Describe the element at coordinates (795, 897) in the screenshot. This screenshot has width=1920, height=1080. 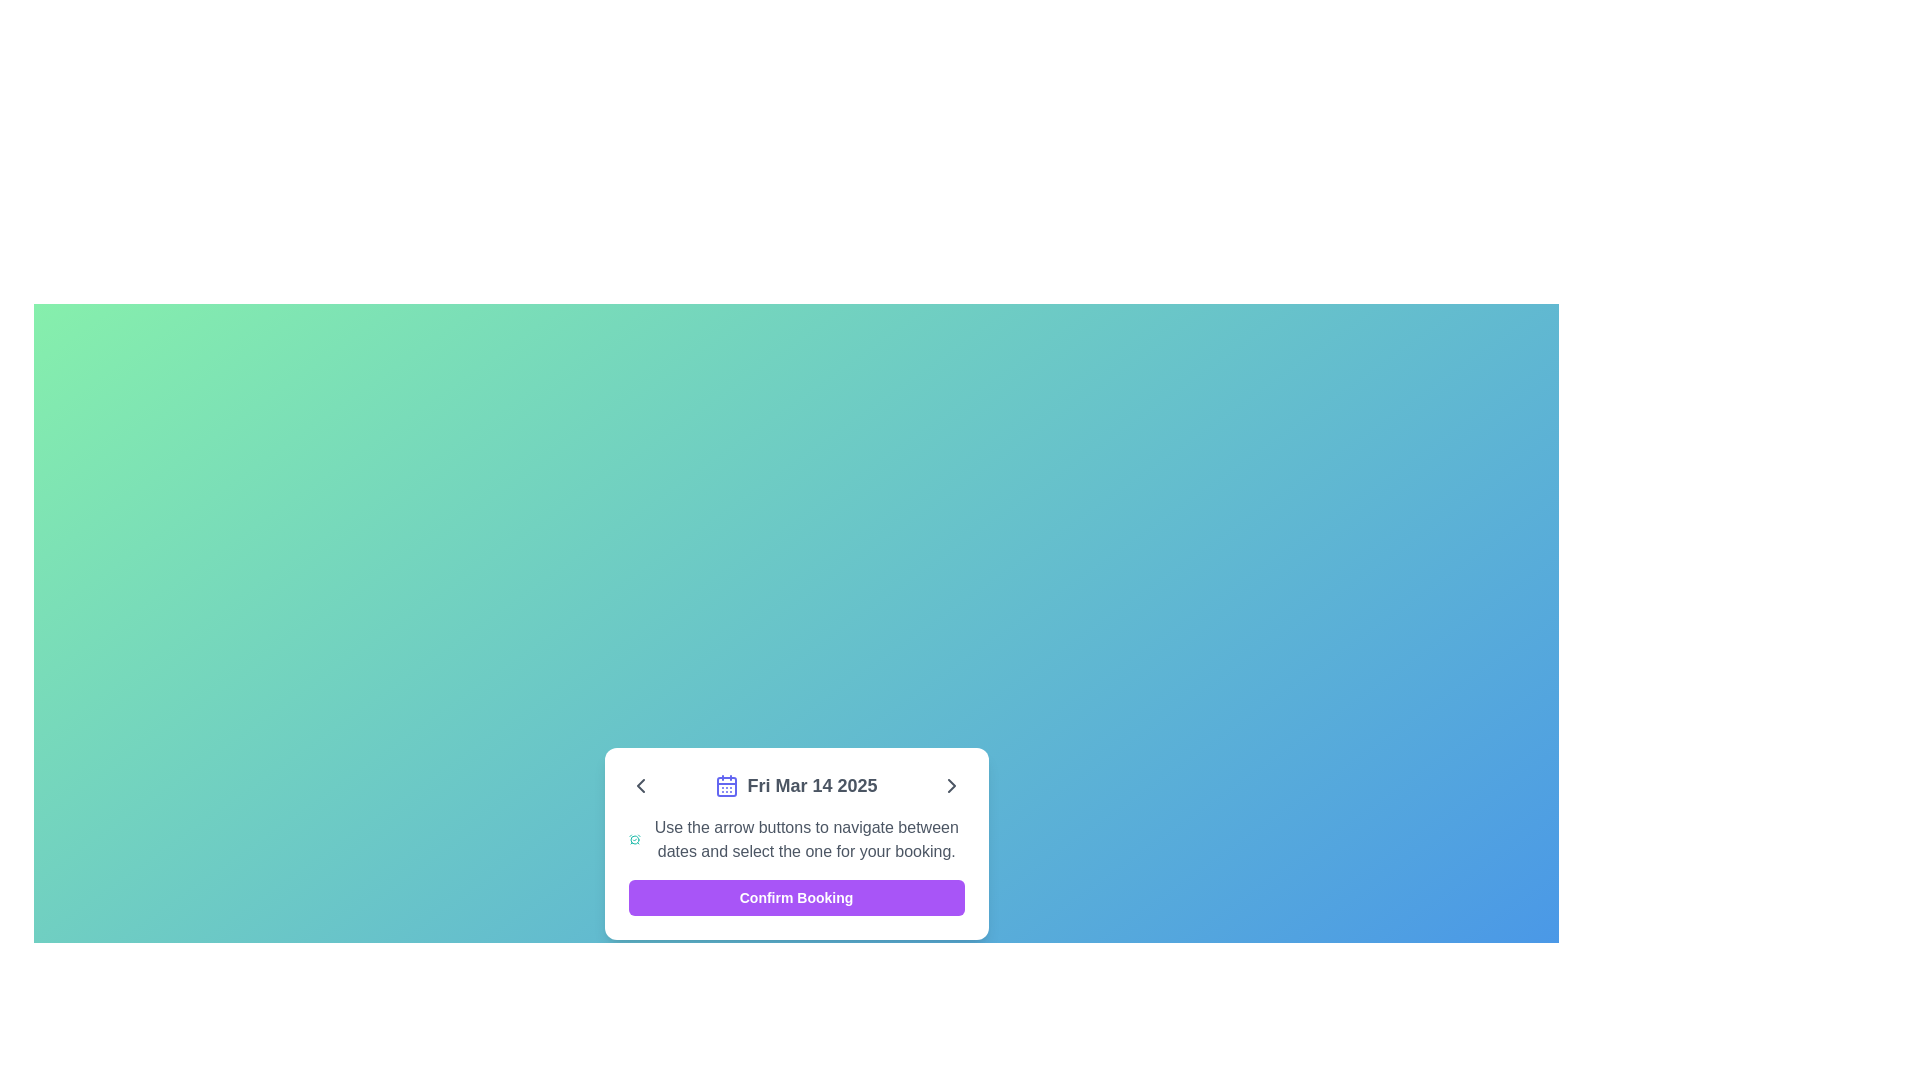
I see `the rectangular button with a purple background and white text that reads 'Confirm Booking' to confirm the booking` at that location.